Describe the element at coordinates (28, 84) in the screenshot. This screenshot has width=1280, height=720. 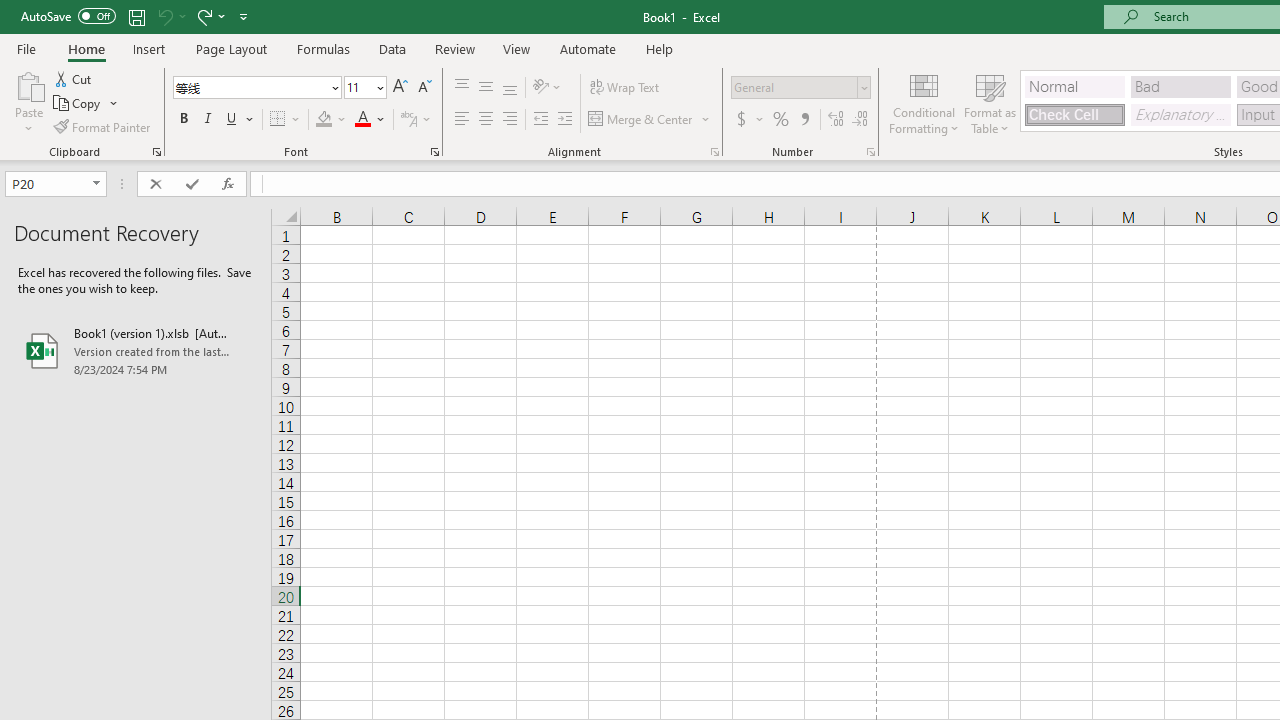
I see `'Paste'` at that location.